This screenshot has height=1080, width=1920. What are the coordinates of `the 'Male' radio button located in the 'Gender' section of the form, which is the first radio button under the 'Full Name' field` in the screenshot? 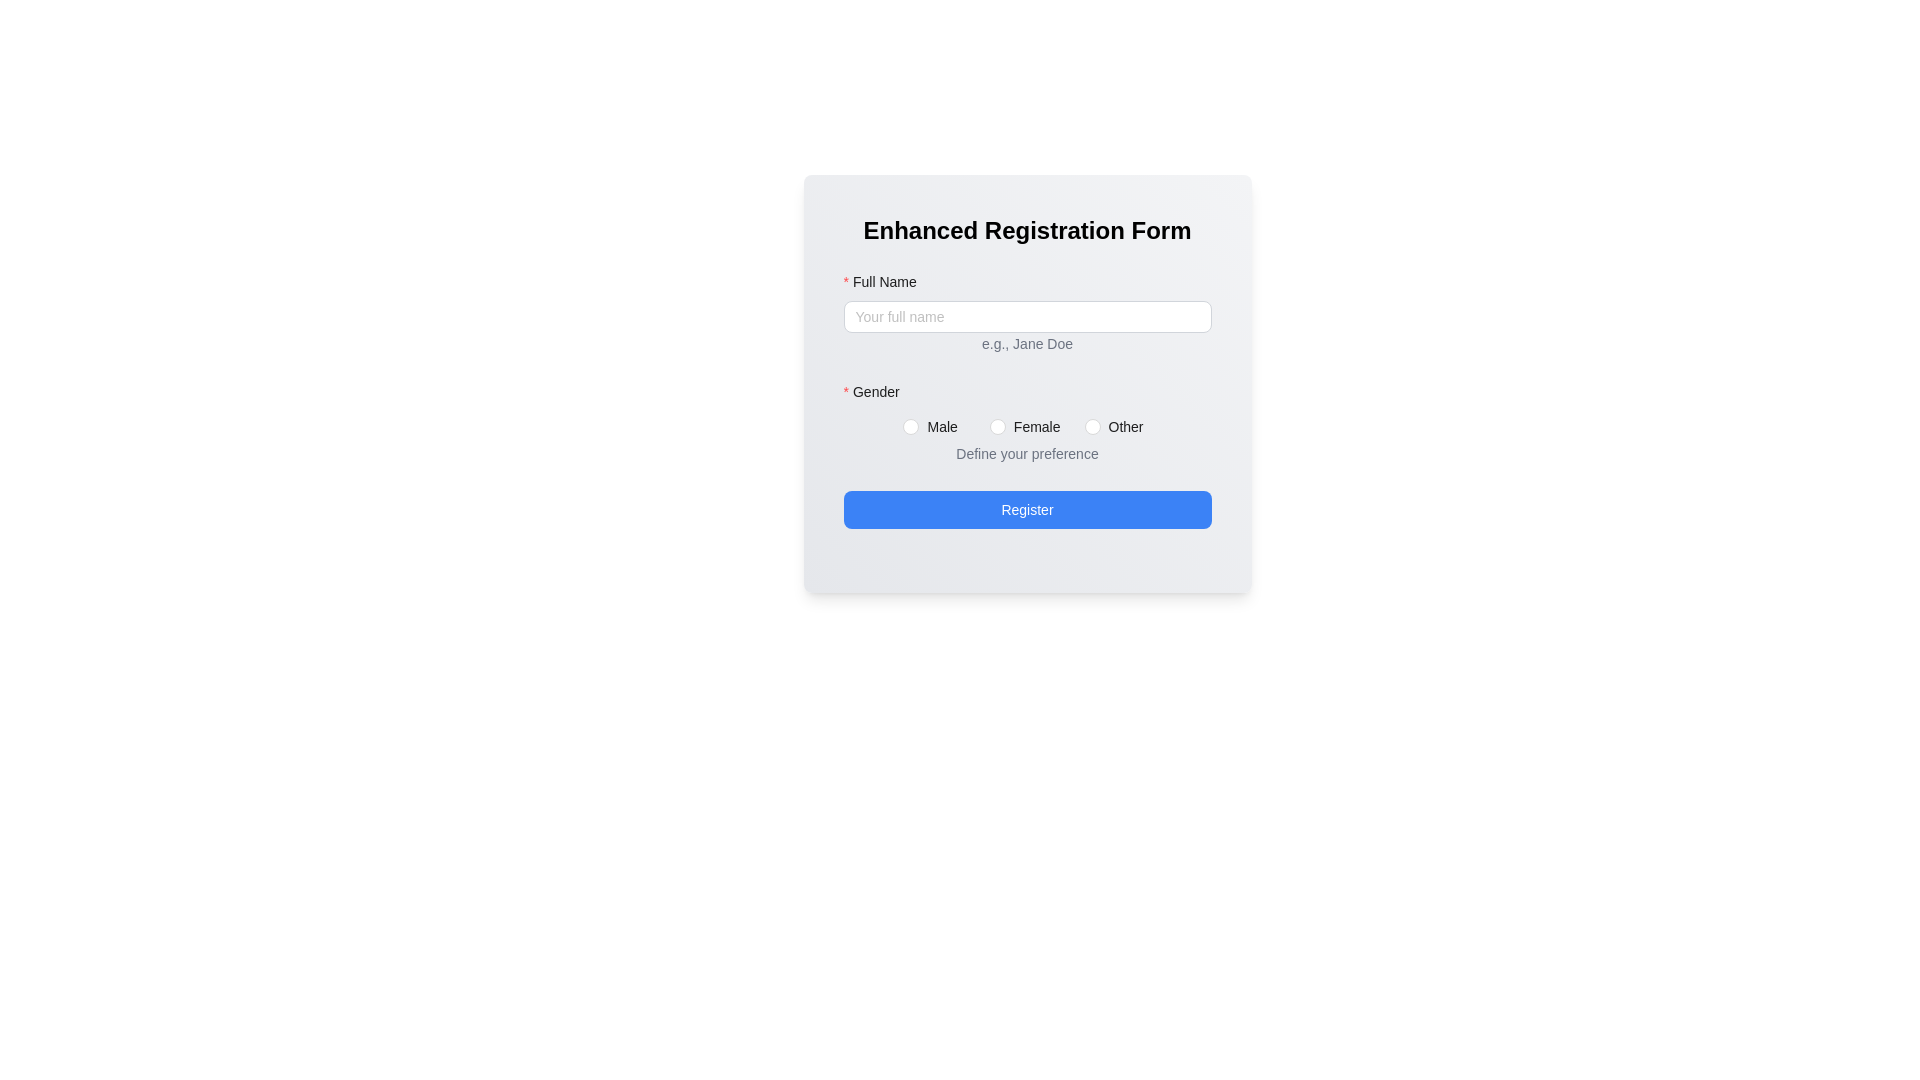 It's located at (910, 426).